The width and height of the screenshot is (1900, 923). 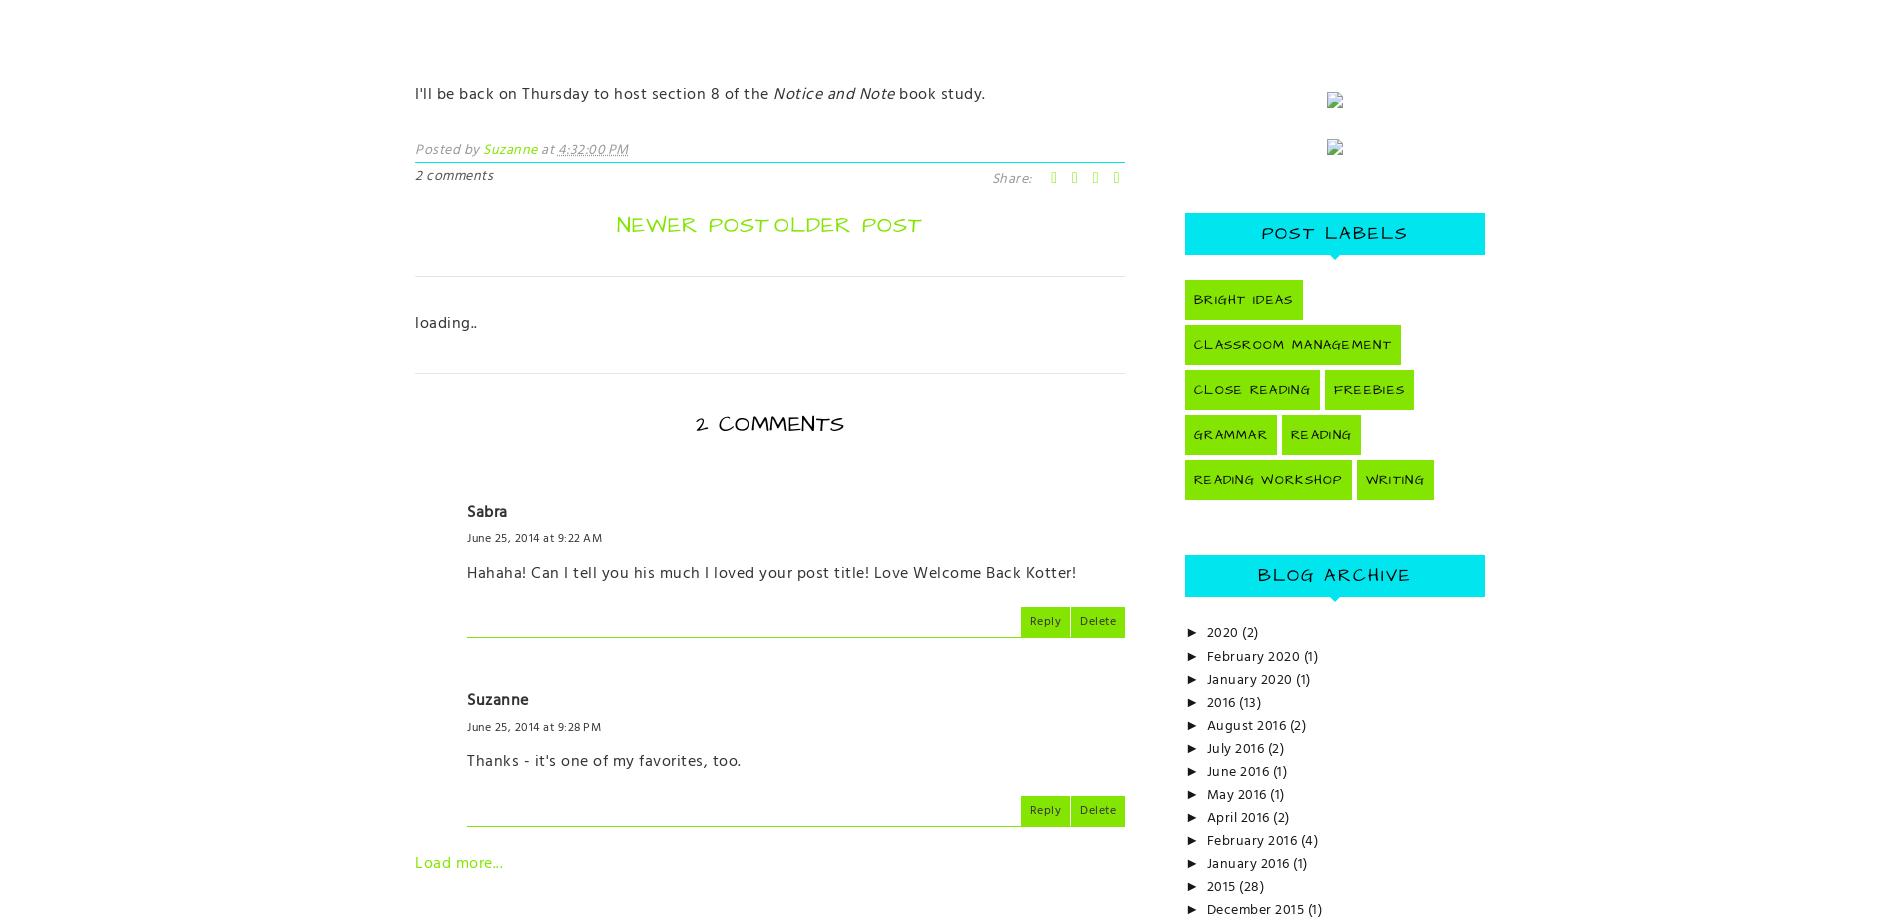 What do you see at coordinates (1237, 793) in the screenshot?
I see `'May 2016'` at bounding box center [1237, 793].